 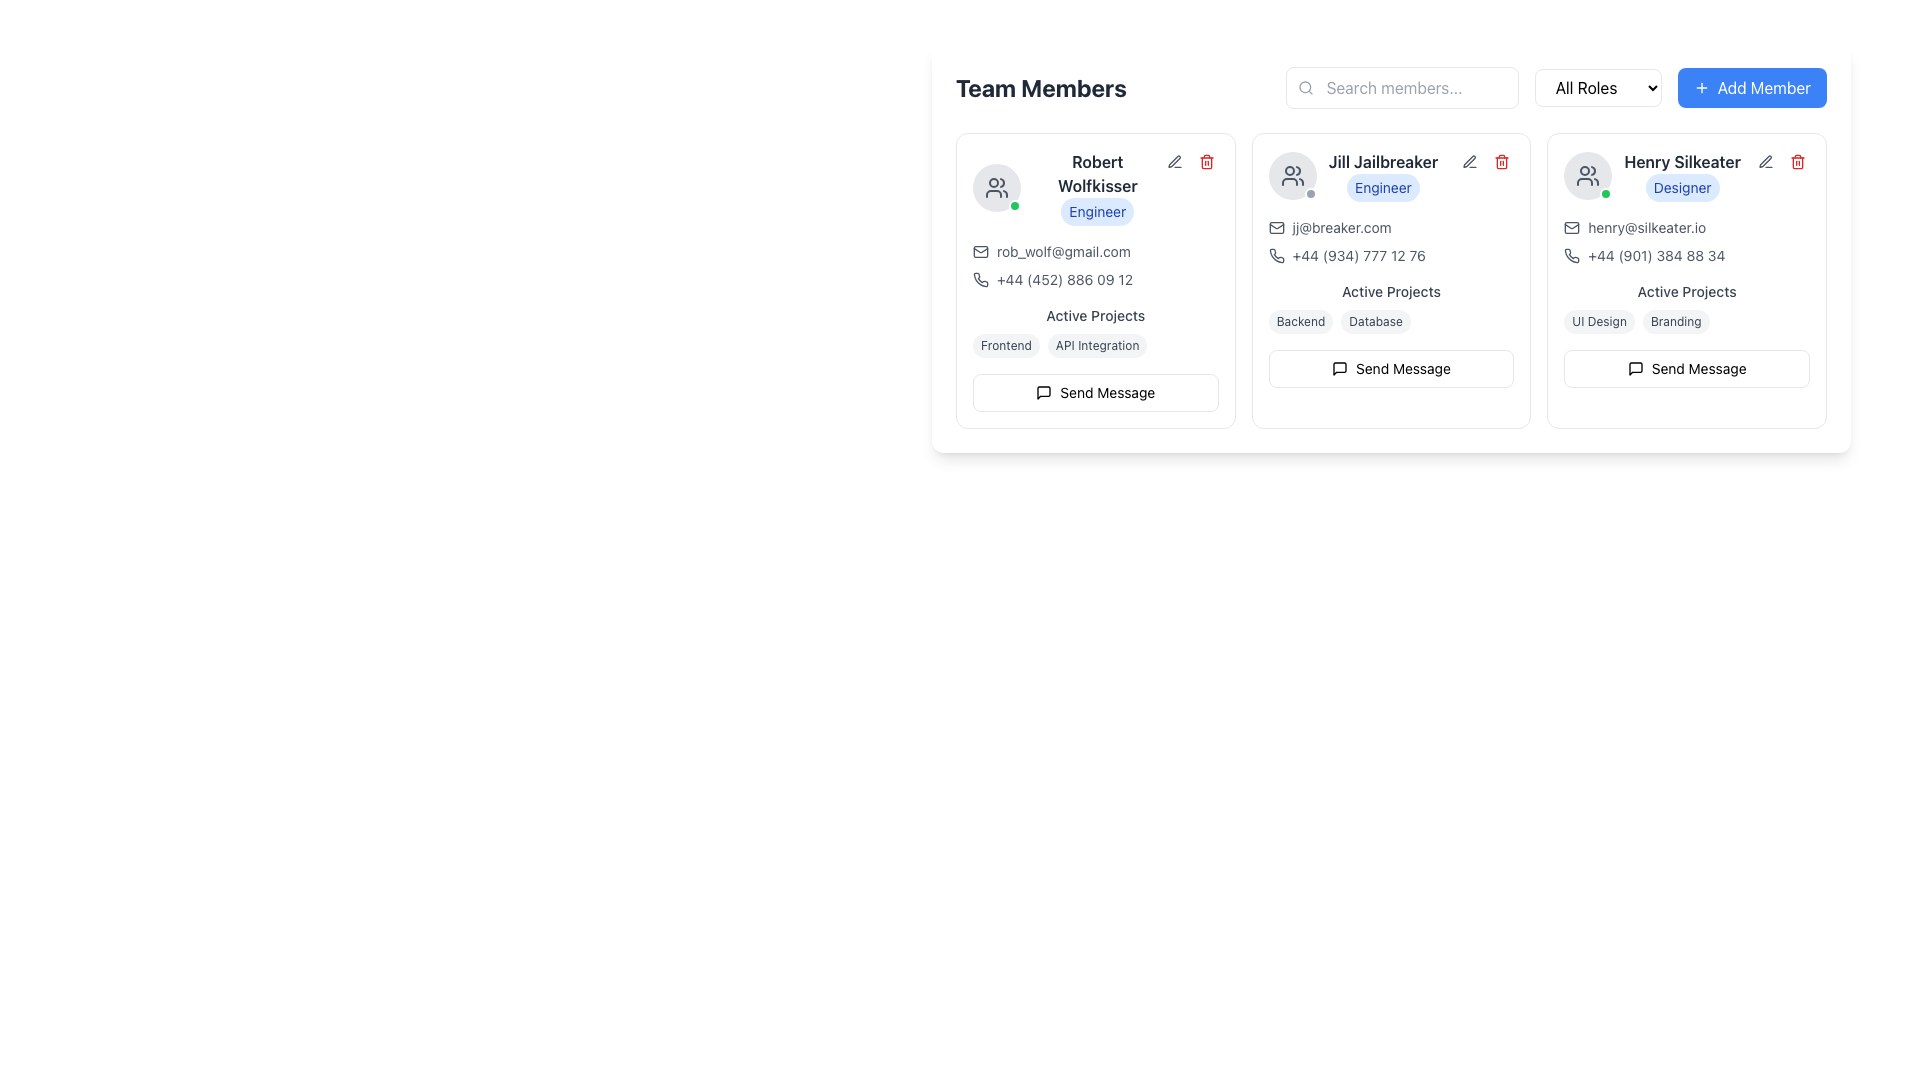 What do you see at coordinates (1174, 160) in the screenshot?
I see `the pen icon located` at bounding box center [1174, 160].